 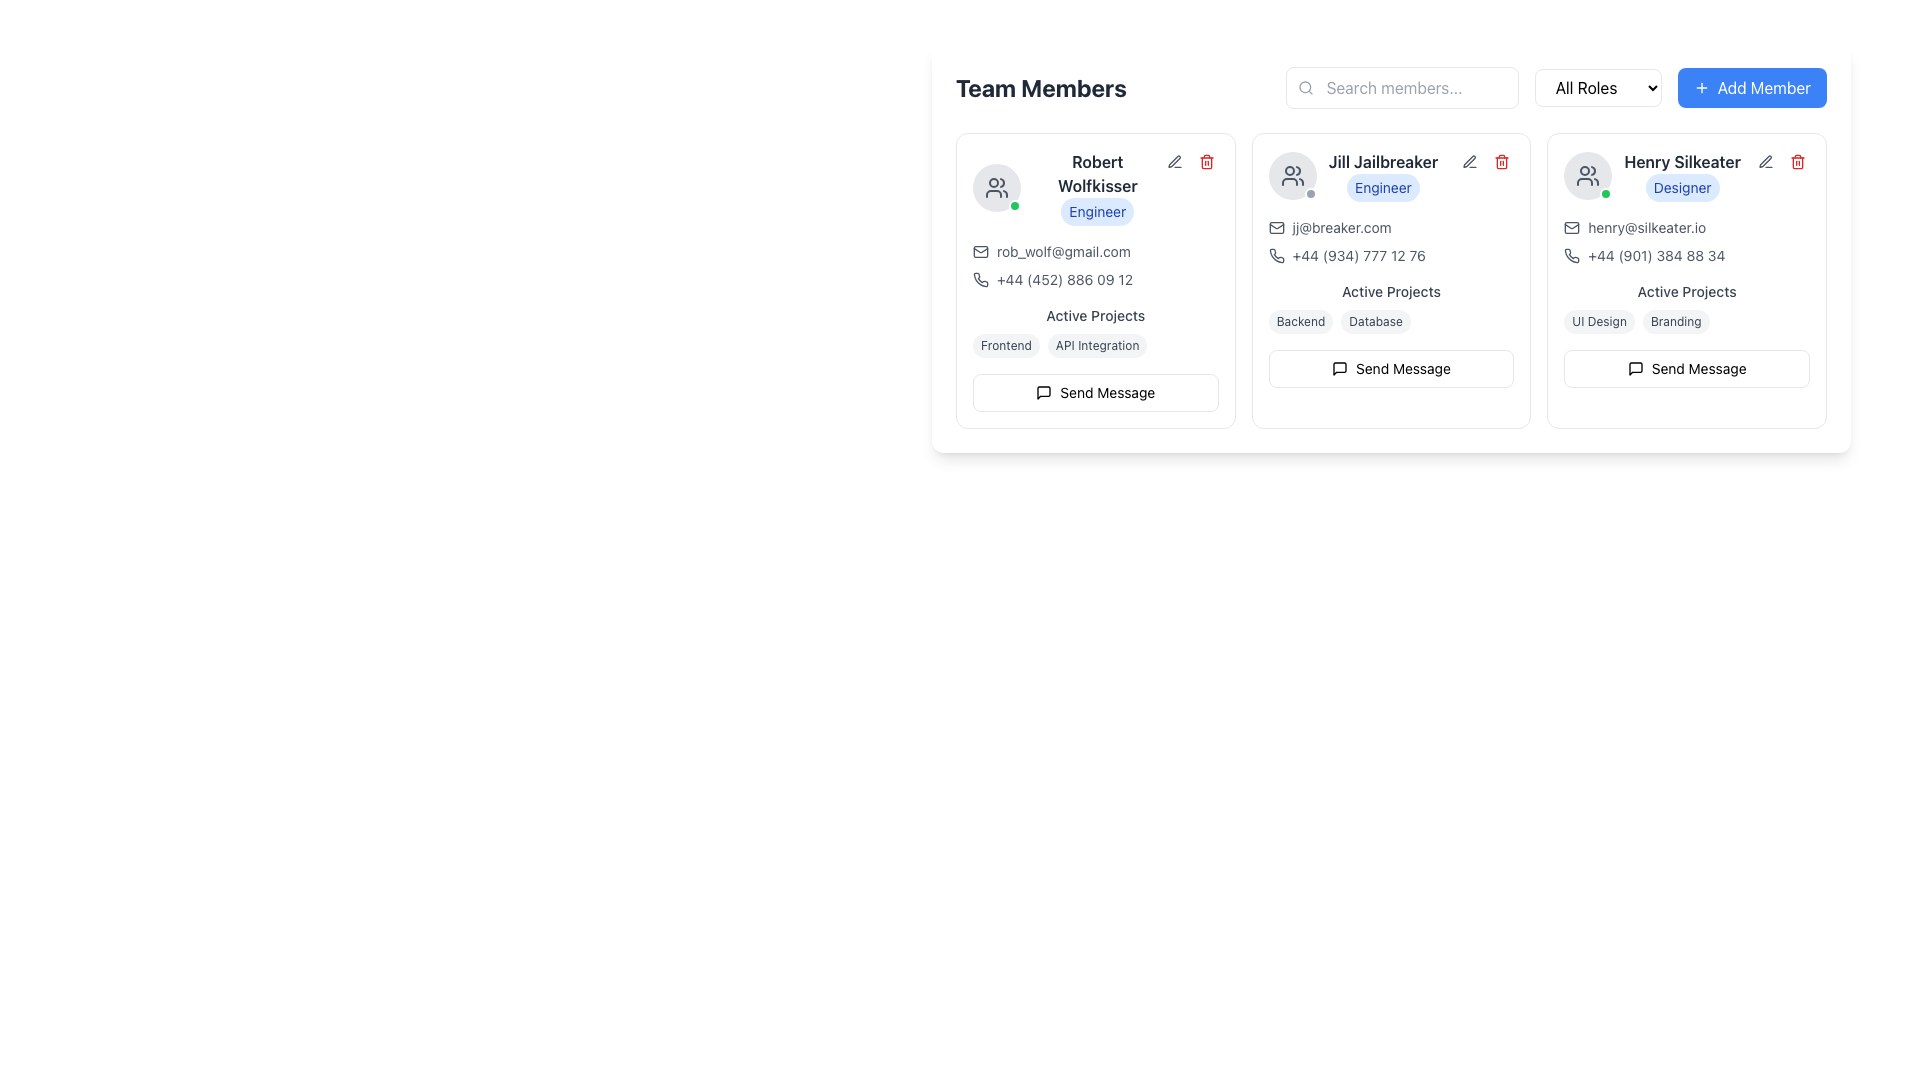 What do you see at coordinates (1174, 160) in the screenshot?
I see `the pen icon located` at bounding box center [1174, 160].